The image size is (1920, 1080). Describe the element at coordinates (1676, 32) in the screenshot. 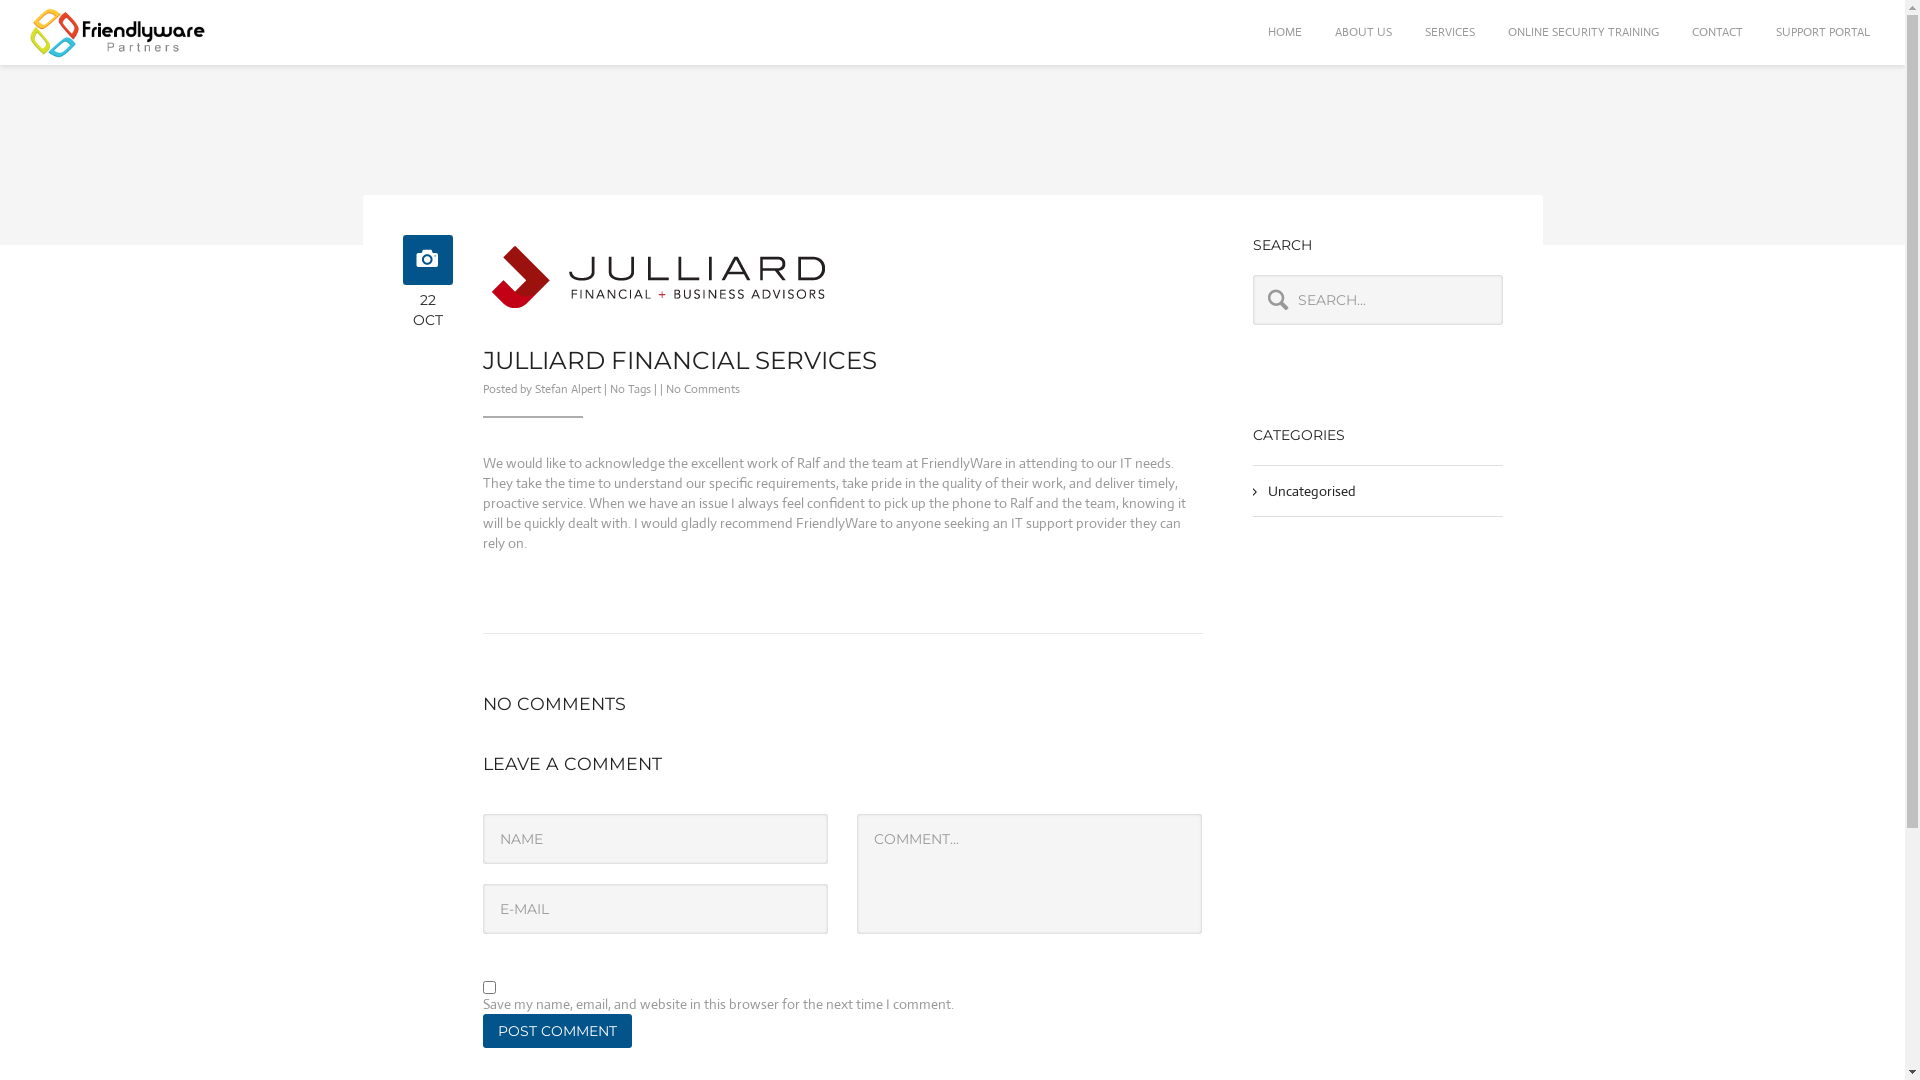

I see `'CONTACT'` at that location.